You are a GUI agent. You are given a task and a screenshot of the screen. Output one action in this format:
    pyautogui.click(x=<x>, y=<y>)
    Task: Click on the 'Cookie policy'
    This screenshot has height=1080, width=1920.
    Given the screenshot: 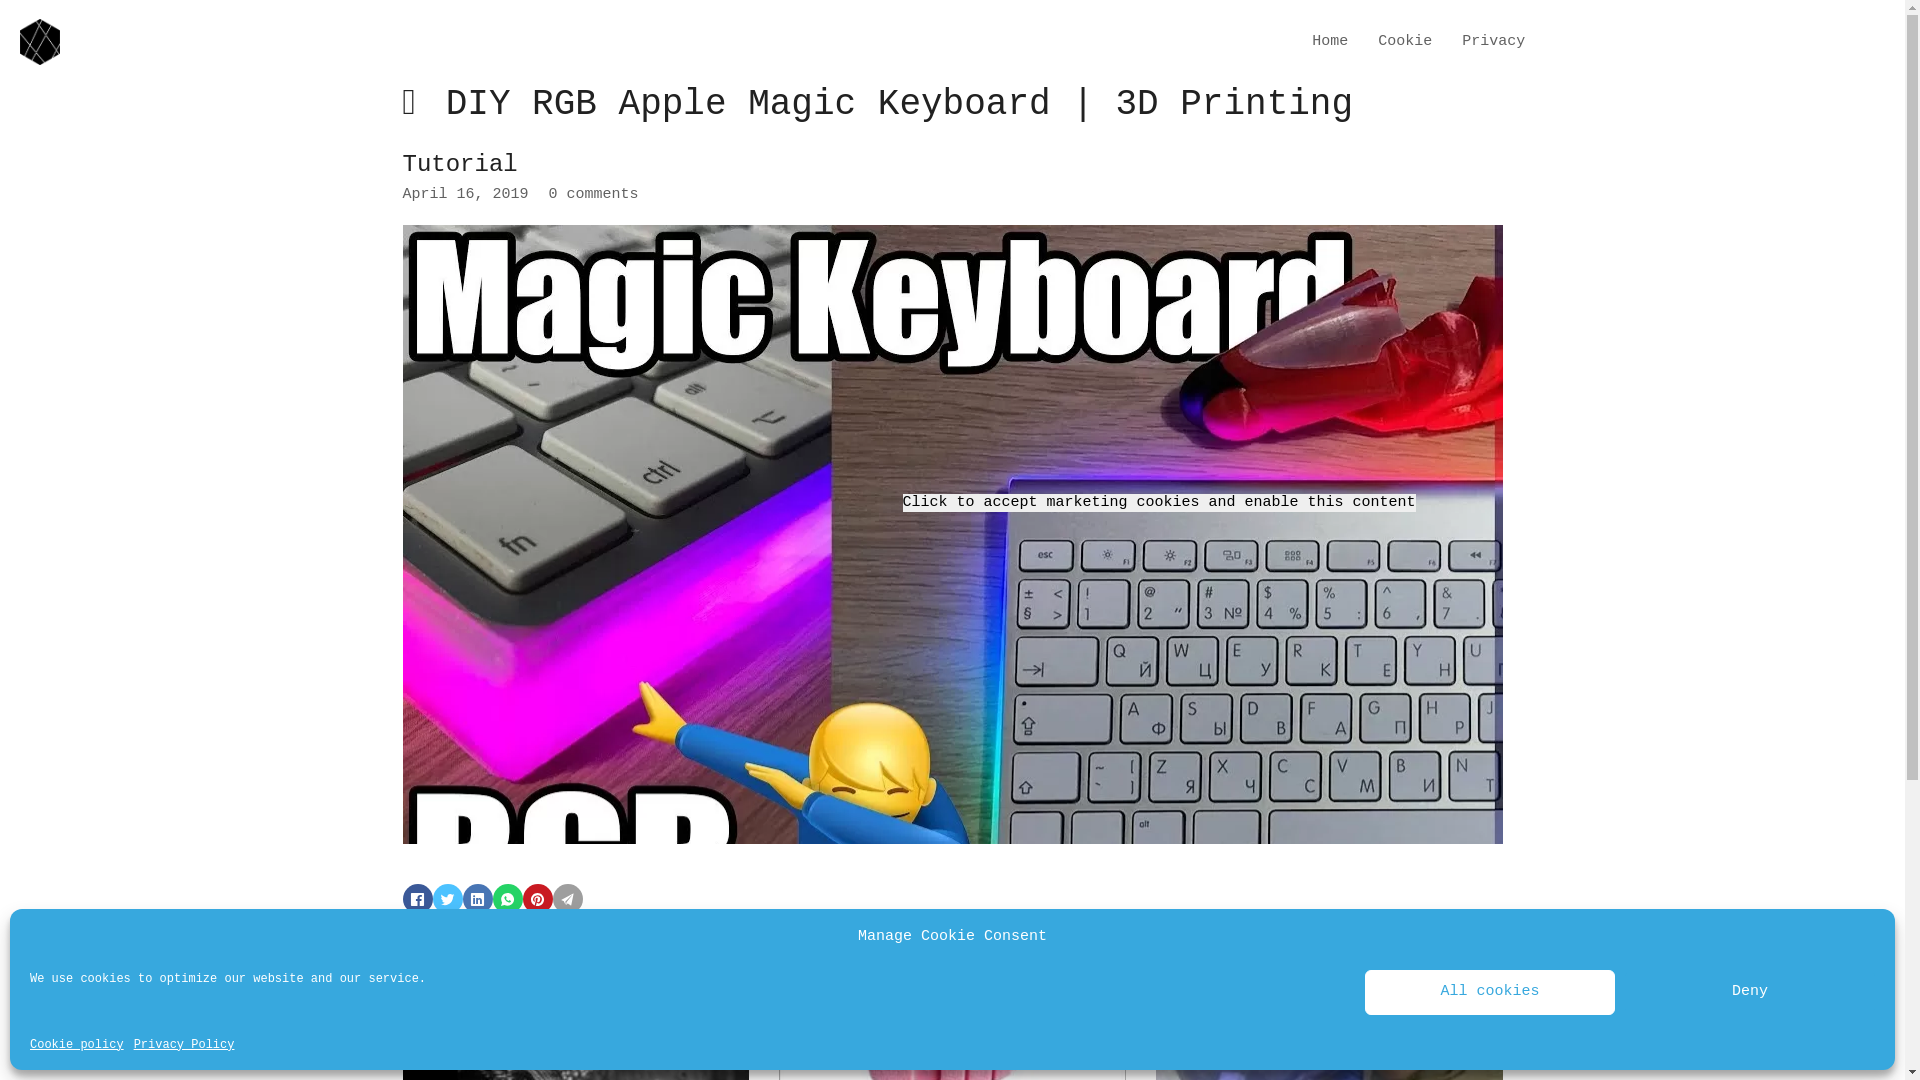 What is the action you would take?
    pyautogui.click(x=76, y=1044)
    